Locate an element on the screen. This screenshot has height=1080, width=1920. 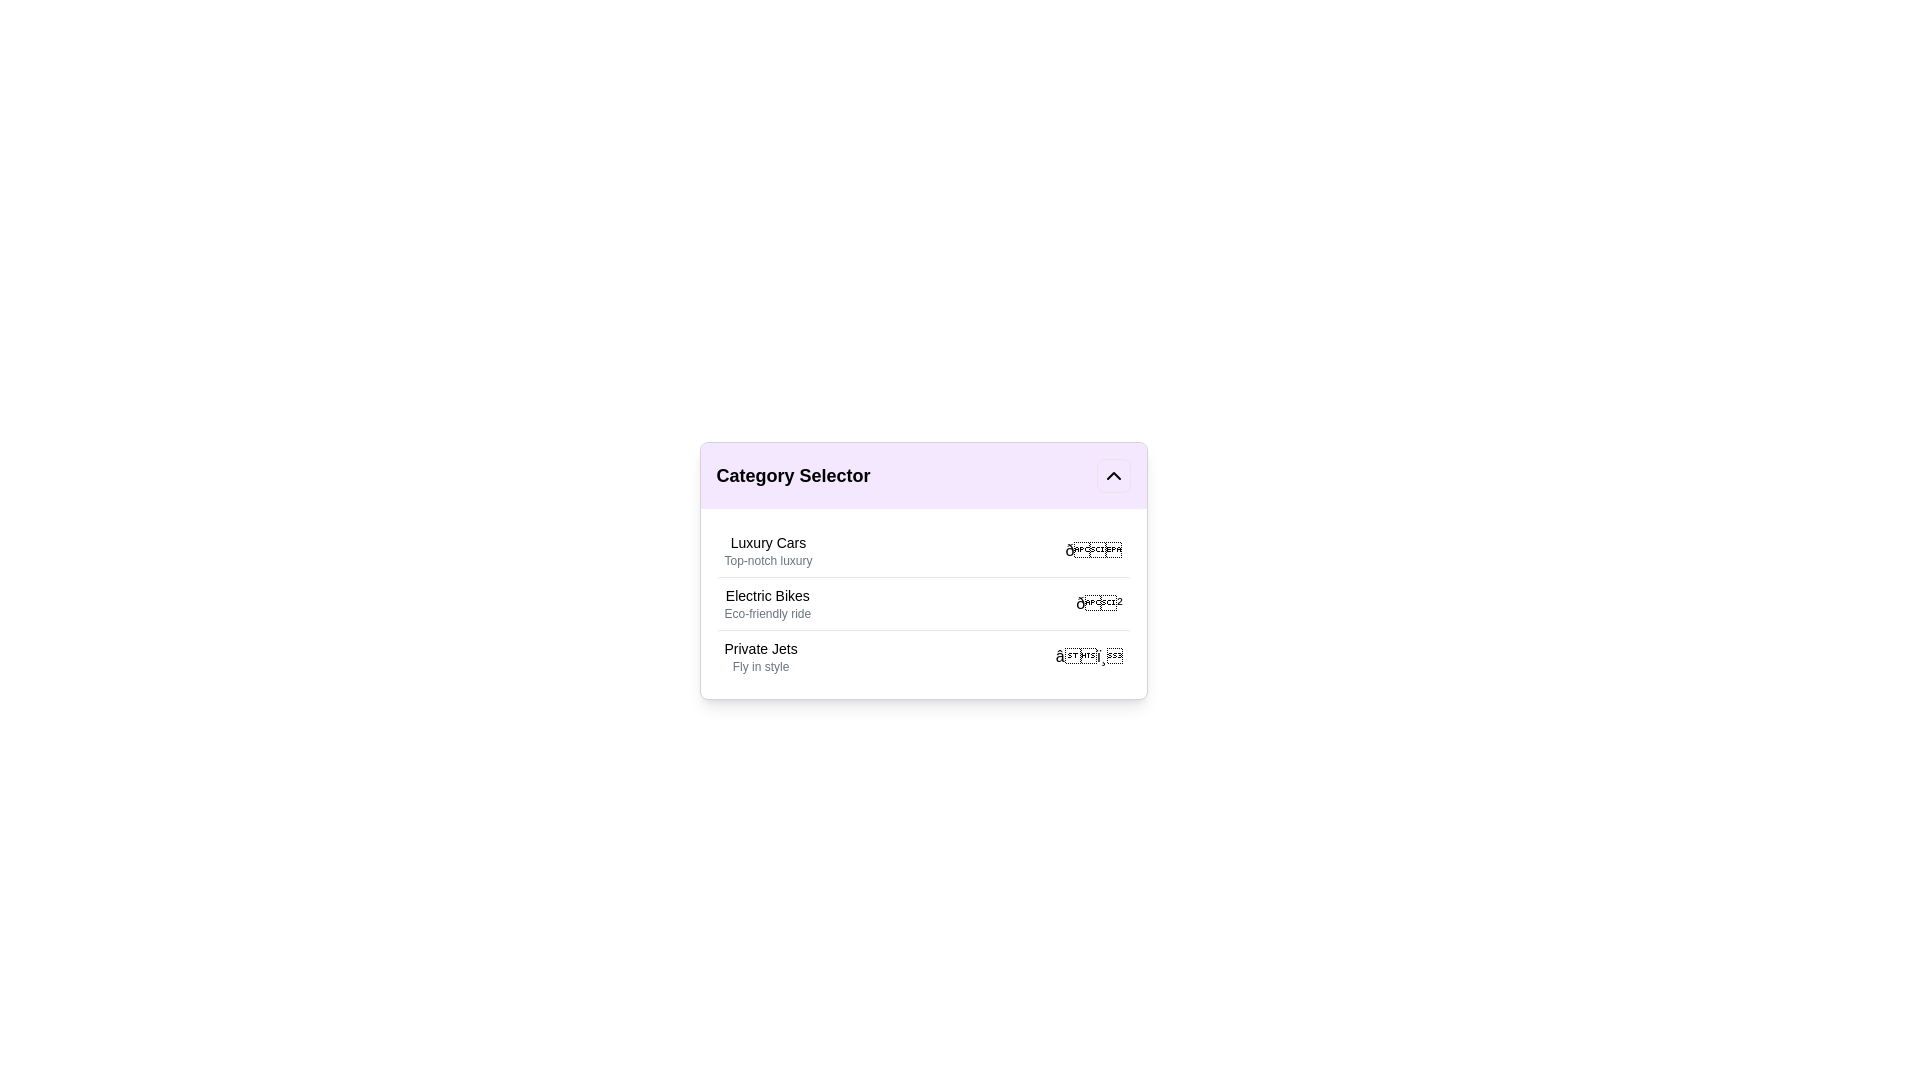
the second item in the 'Category Selector' list, which is labeled 'Electric Bikes' is located at coordinates (922, 602).